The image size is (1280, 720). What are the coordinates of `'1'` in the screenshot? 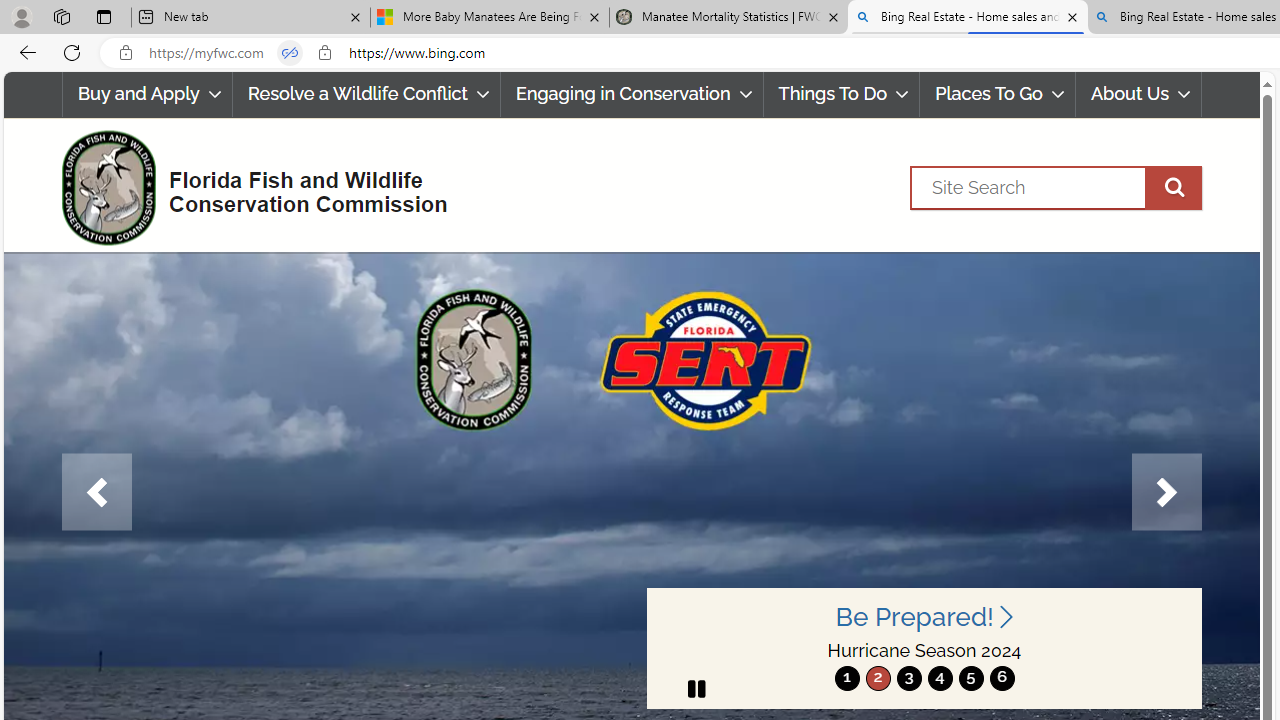 It's located at (847, 677).